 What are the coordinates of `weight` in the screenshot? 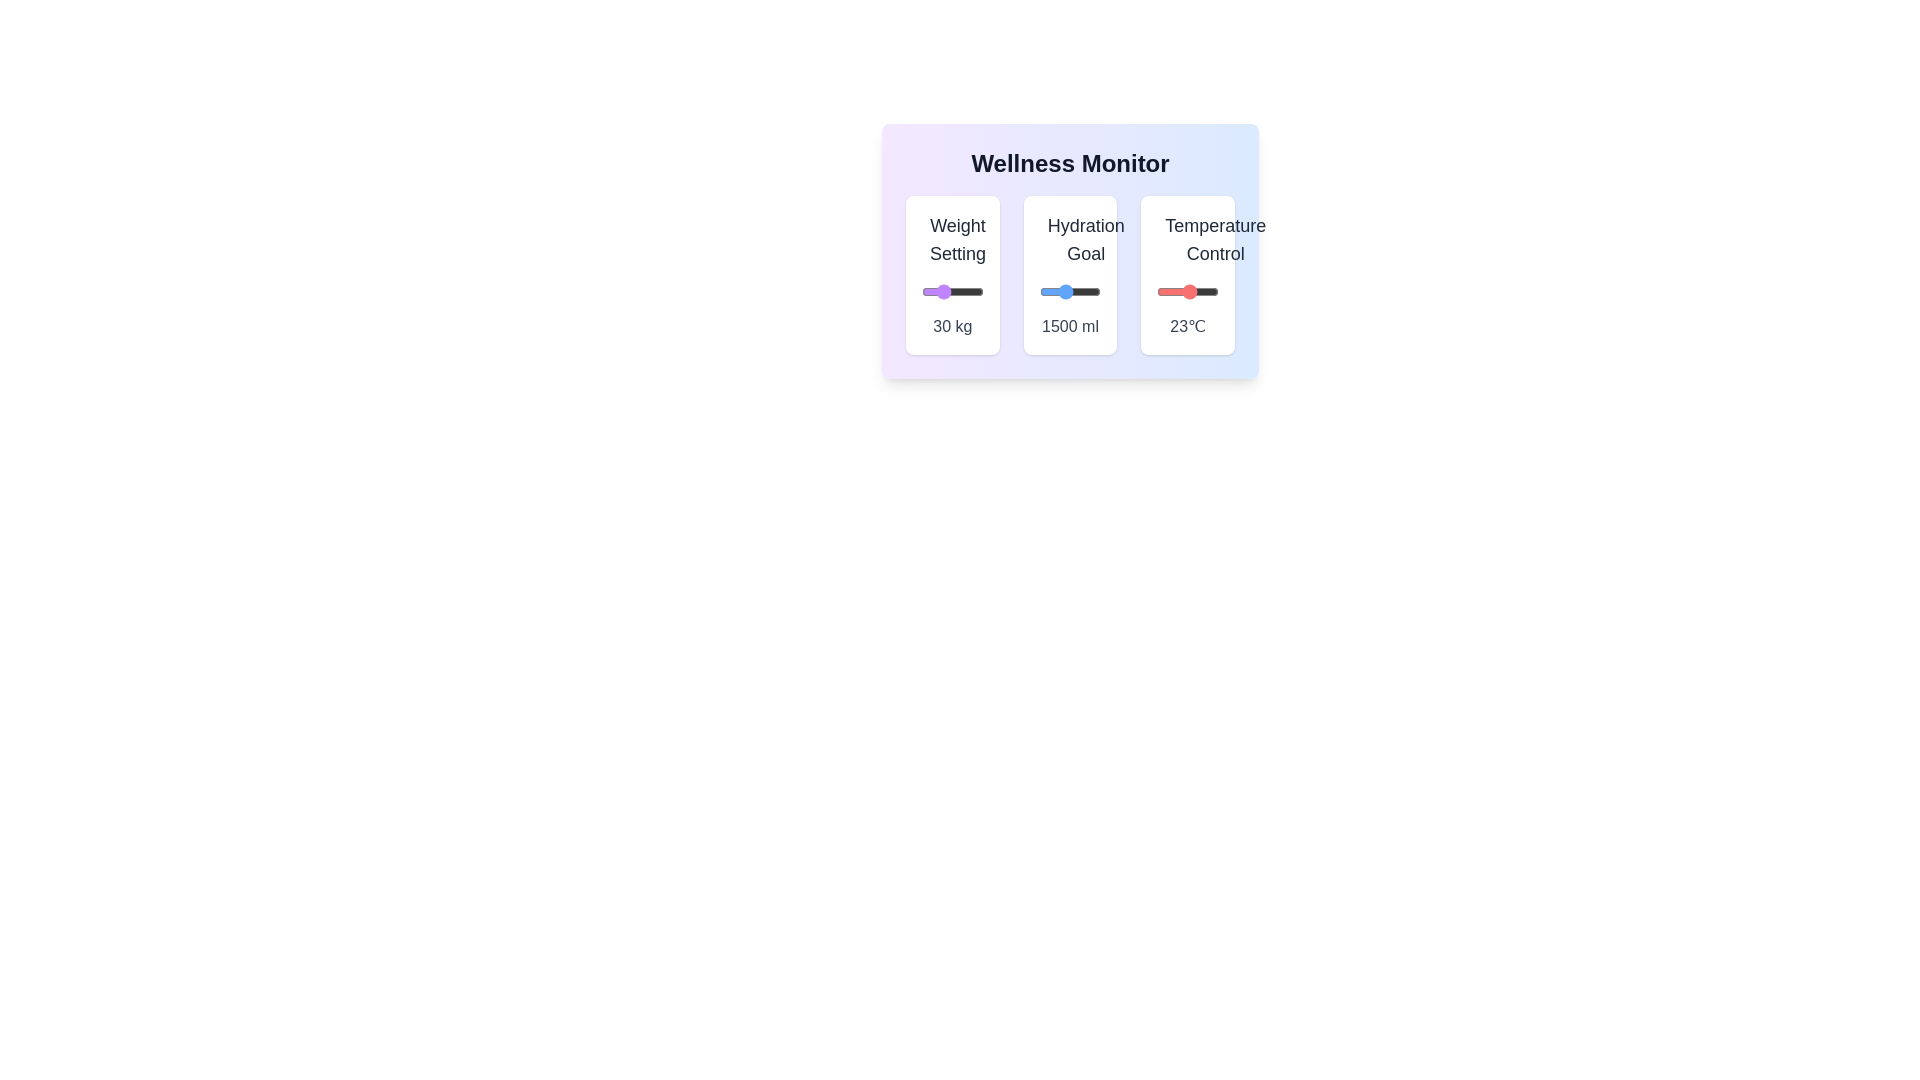 It's located at (971, 292).